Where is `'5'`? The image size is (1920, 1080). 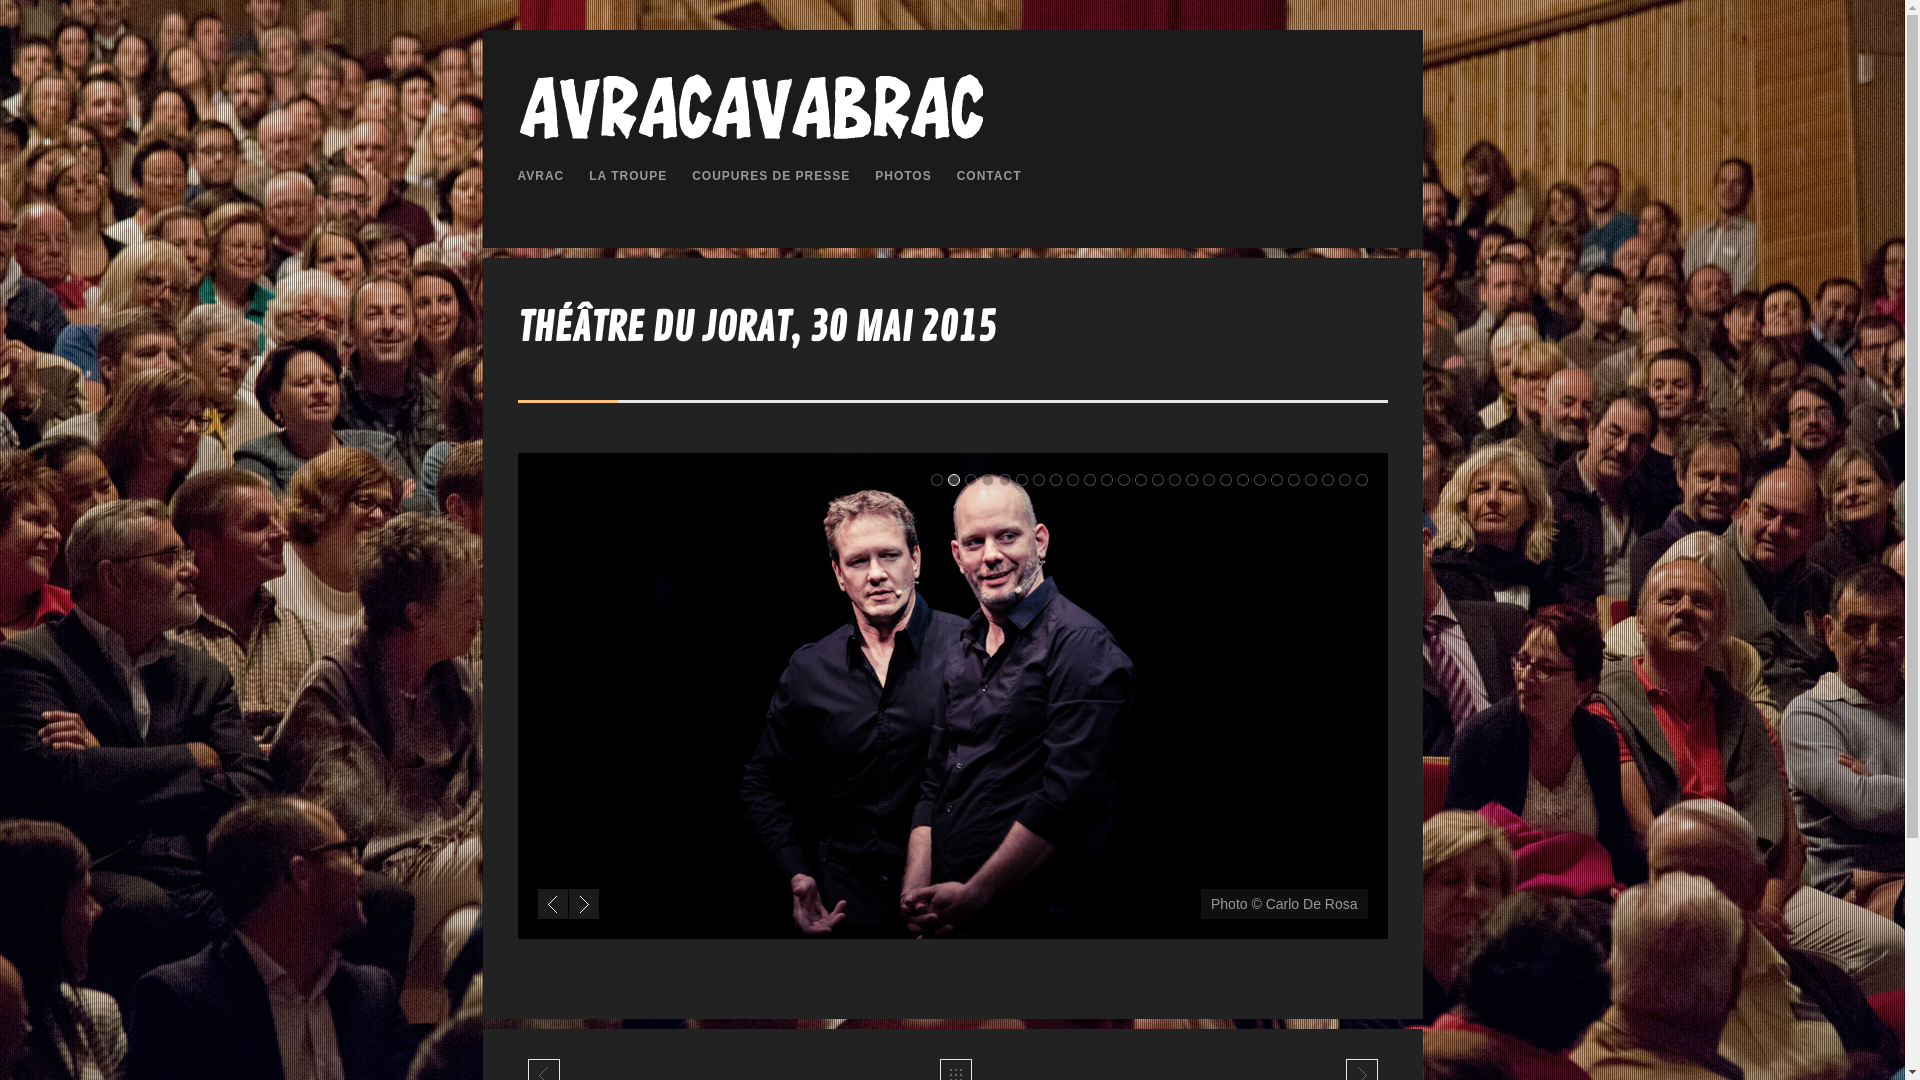 '5' is located at coordinates (1003, 479).